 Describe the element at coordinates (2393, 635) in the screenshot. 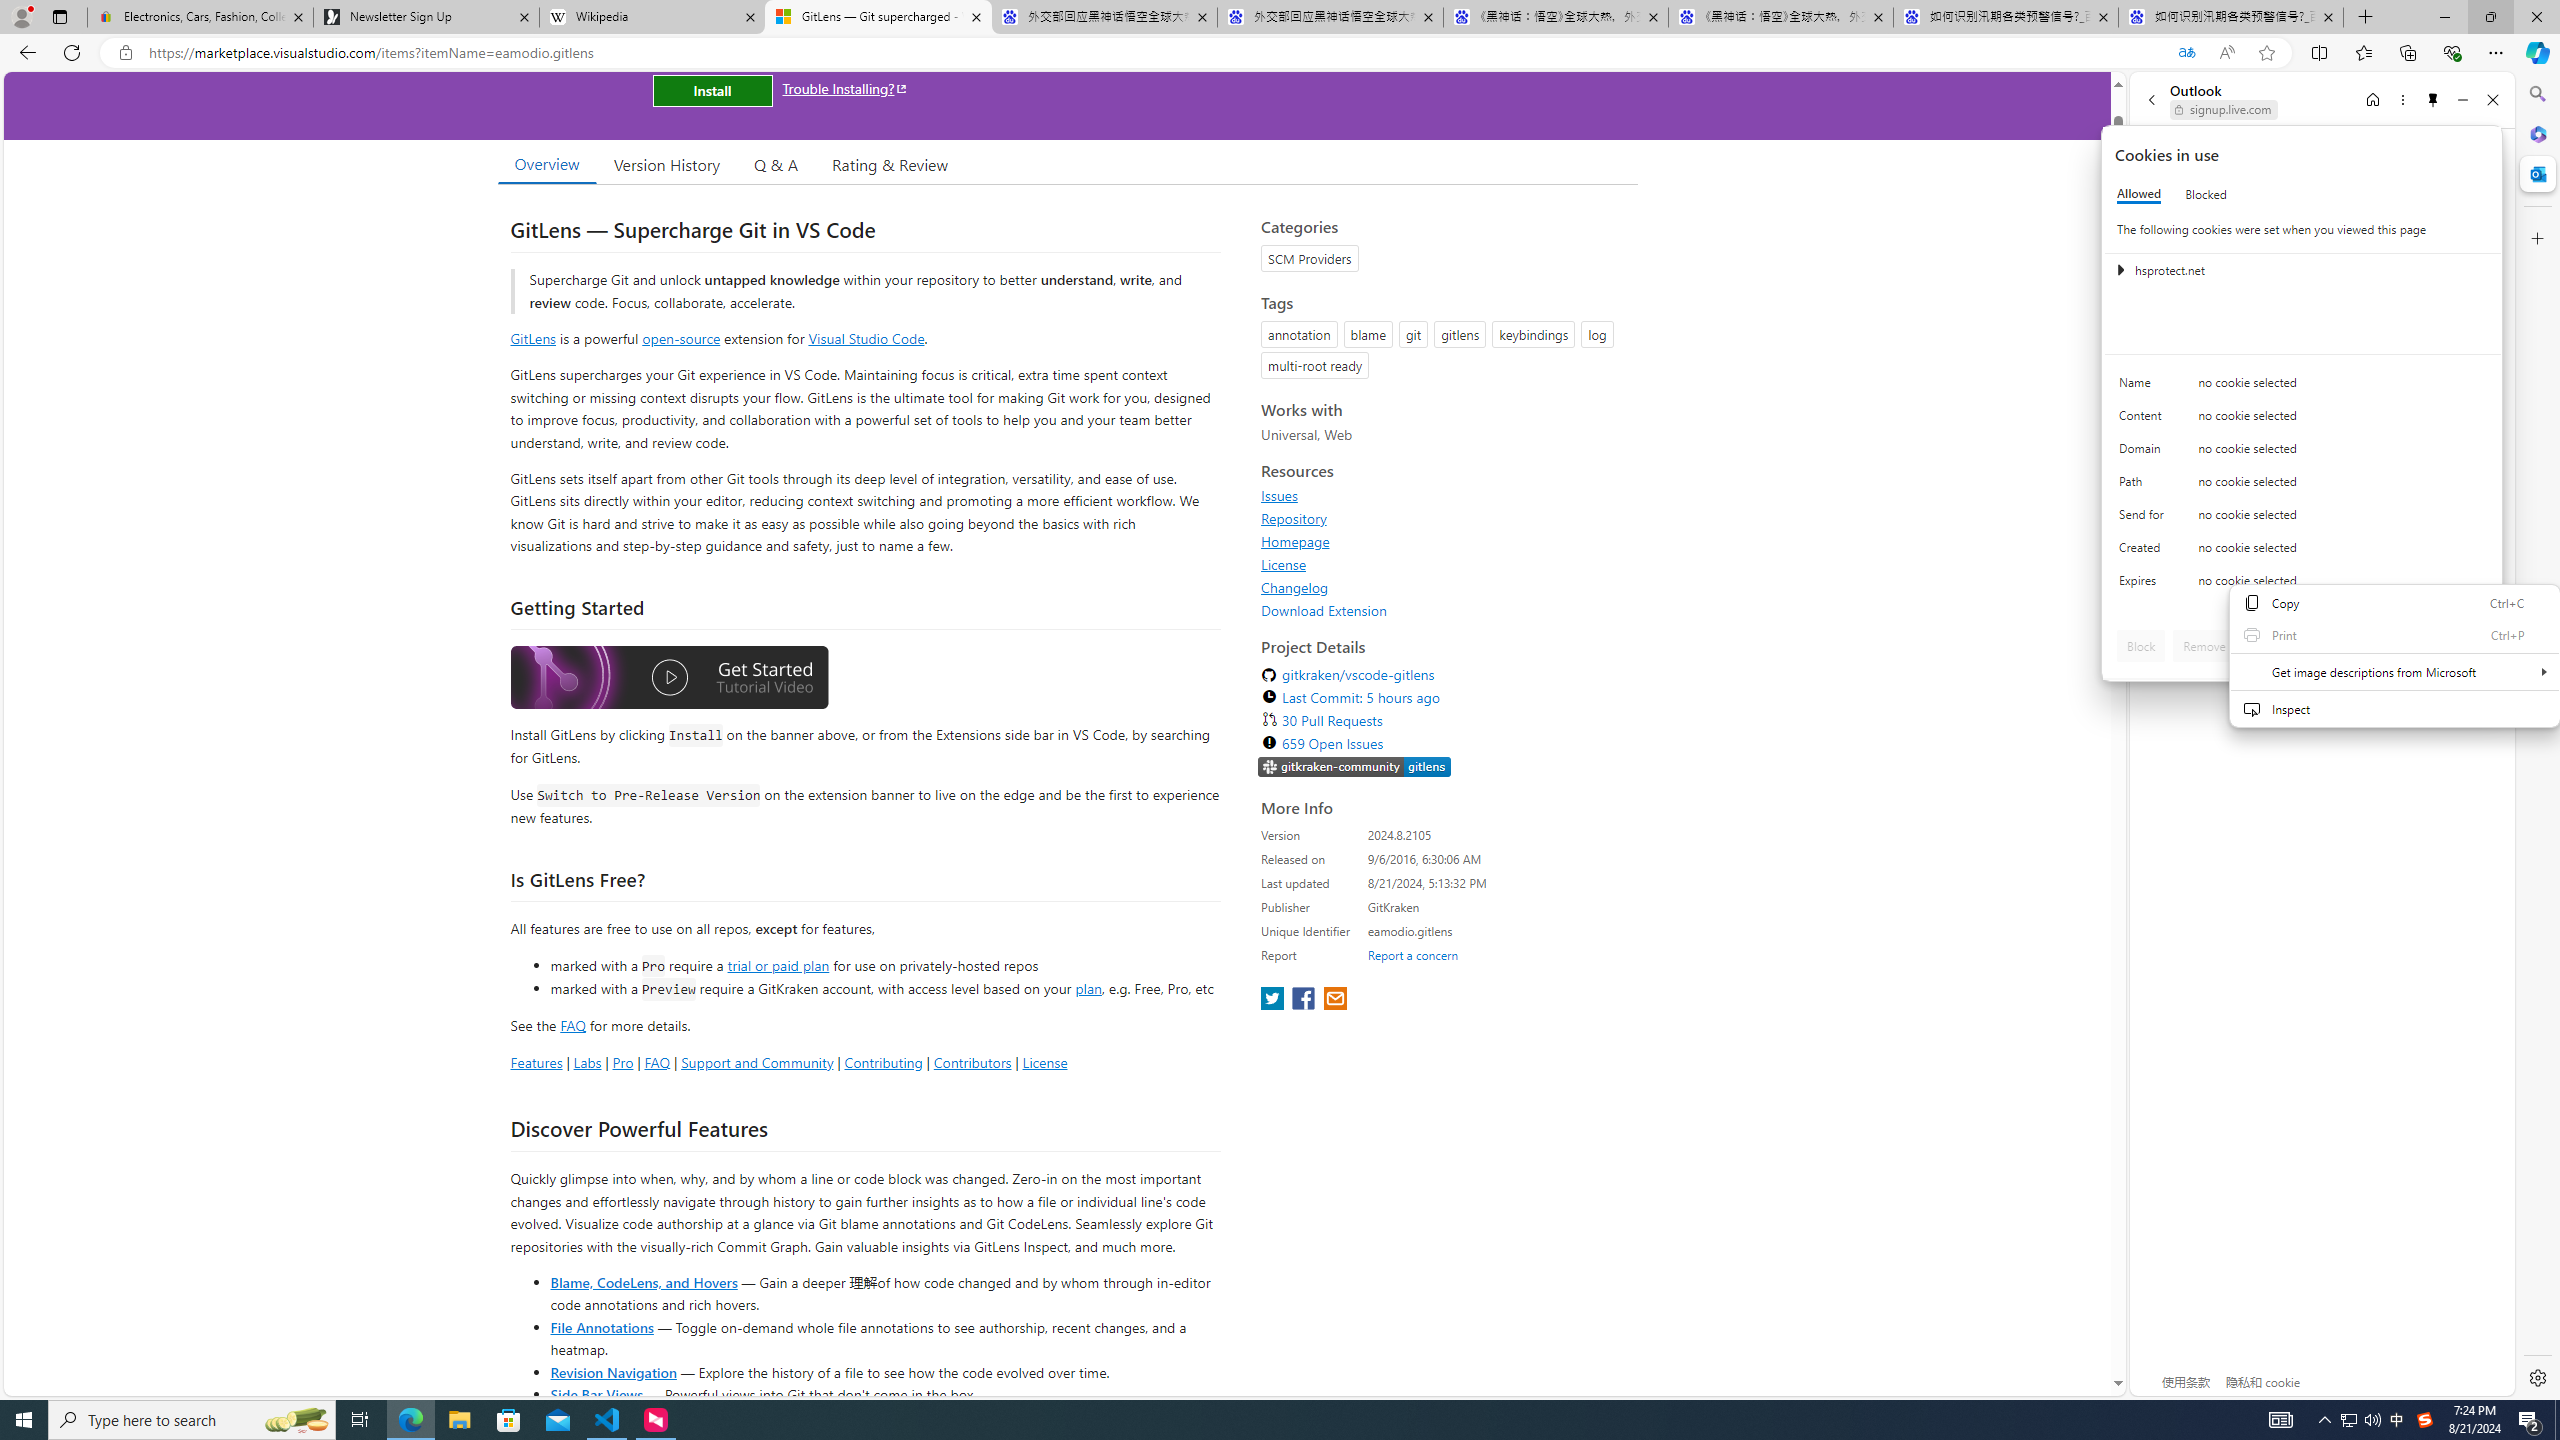

I see `'Print'` at that location.